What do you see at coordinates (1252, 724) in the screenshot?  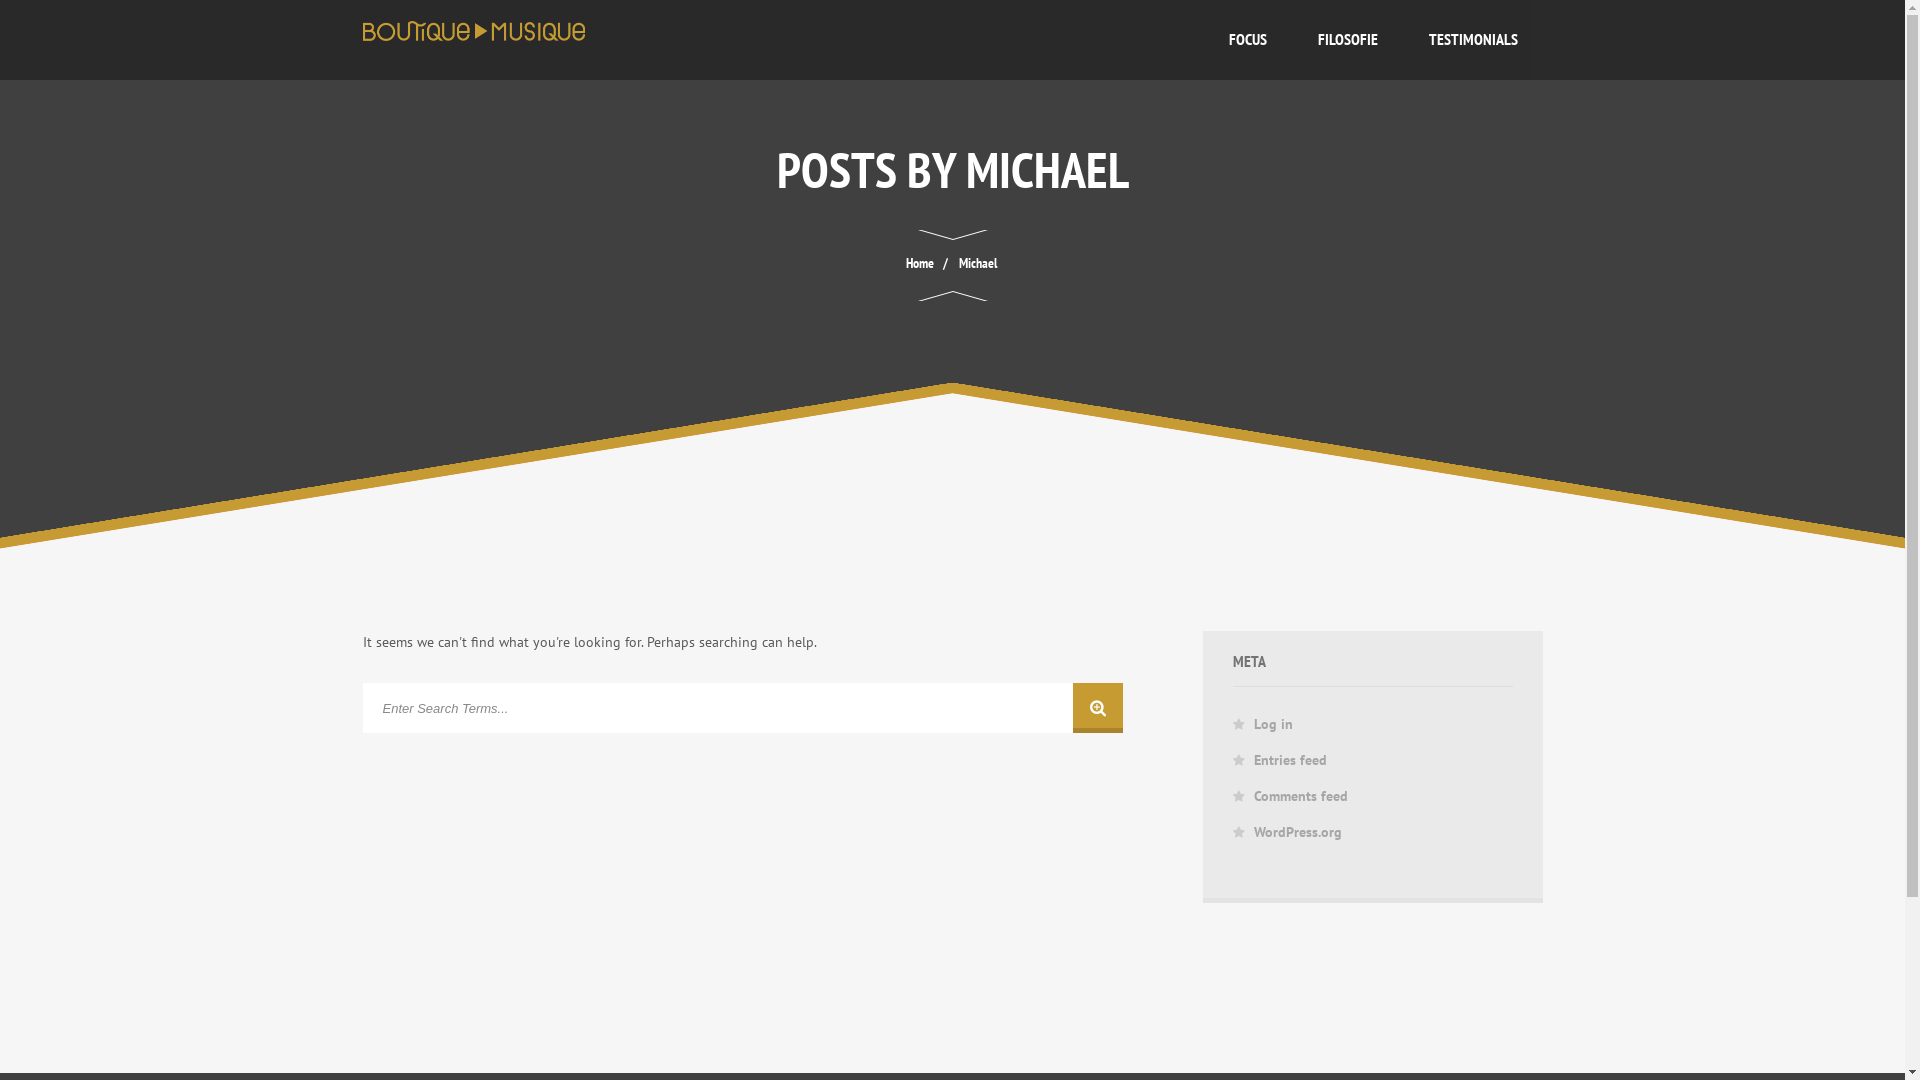 I see `'Log in'` at bounding box center [1252, 724].